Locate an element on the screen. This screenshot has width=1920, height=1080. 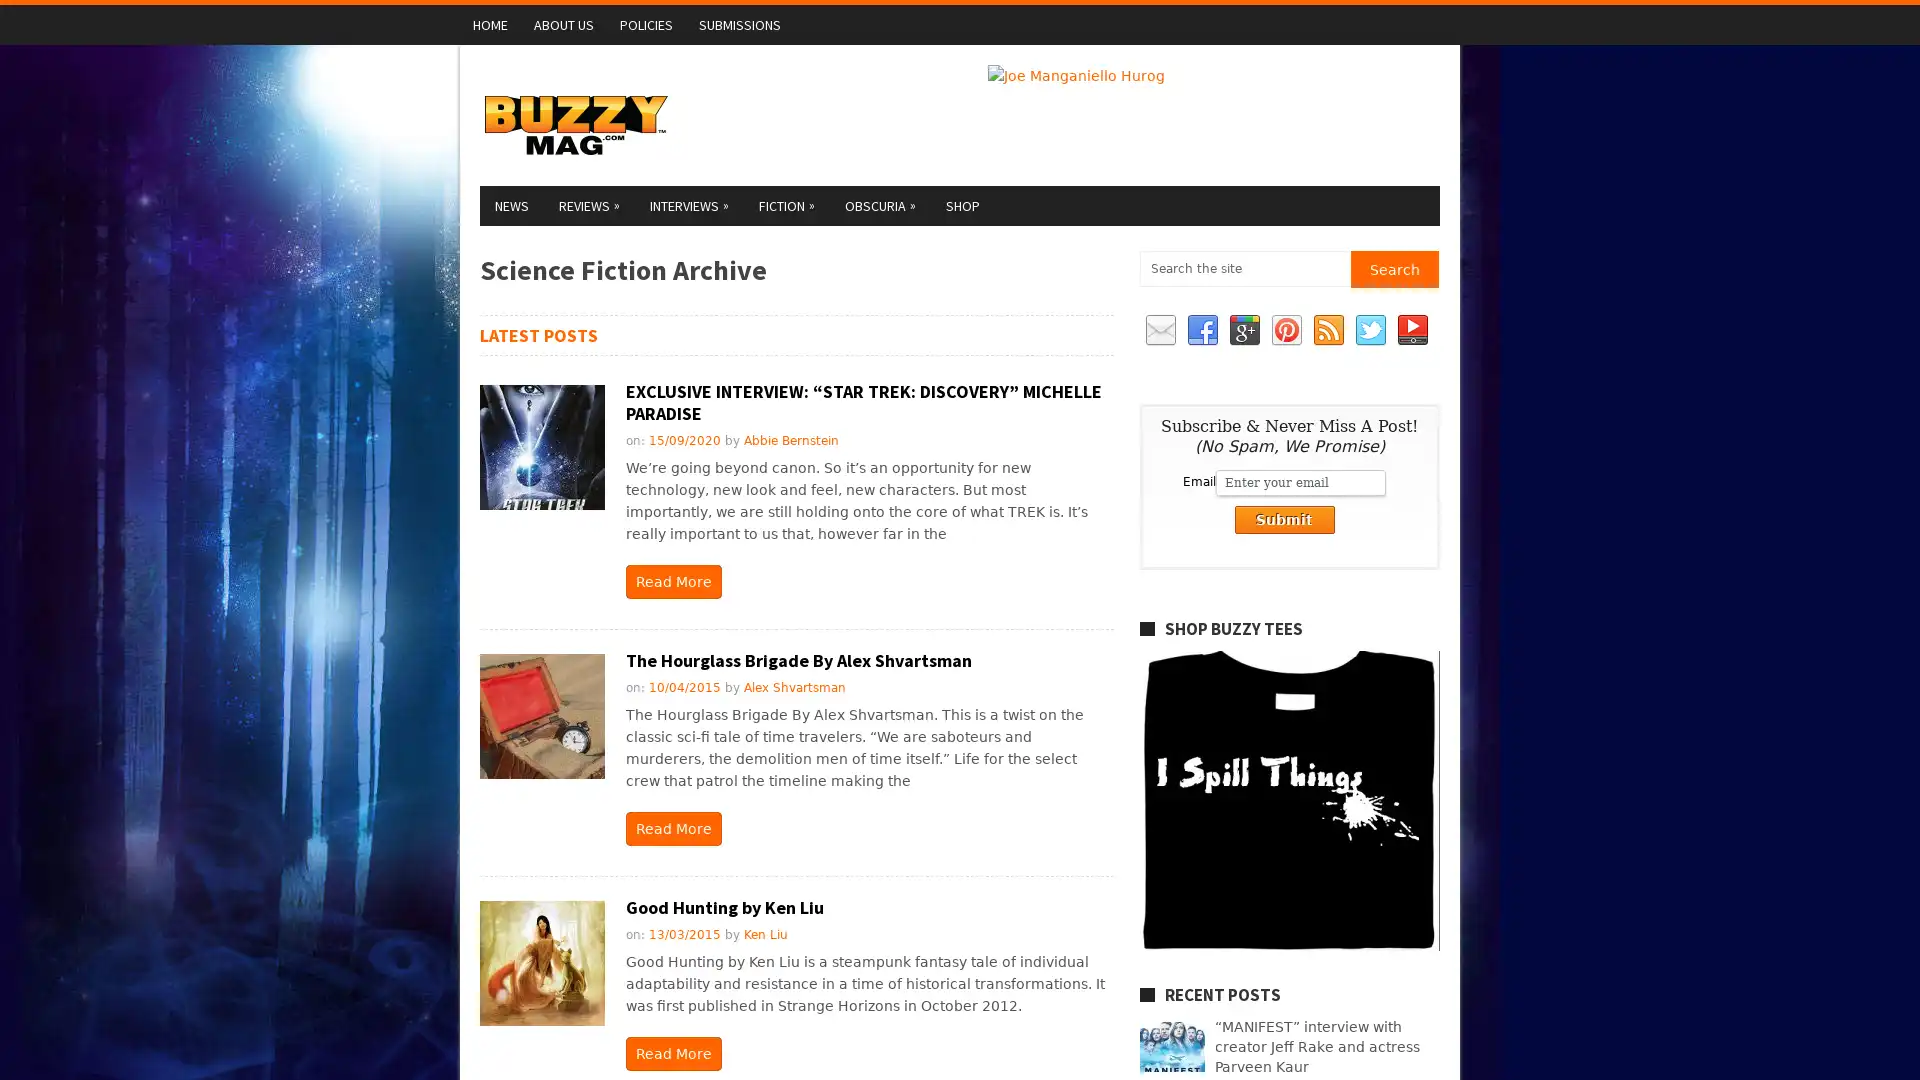
Submit is located at coordinates (1283, 519).